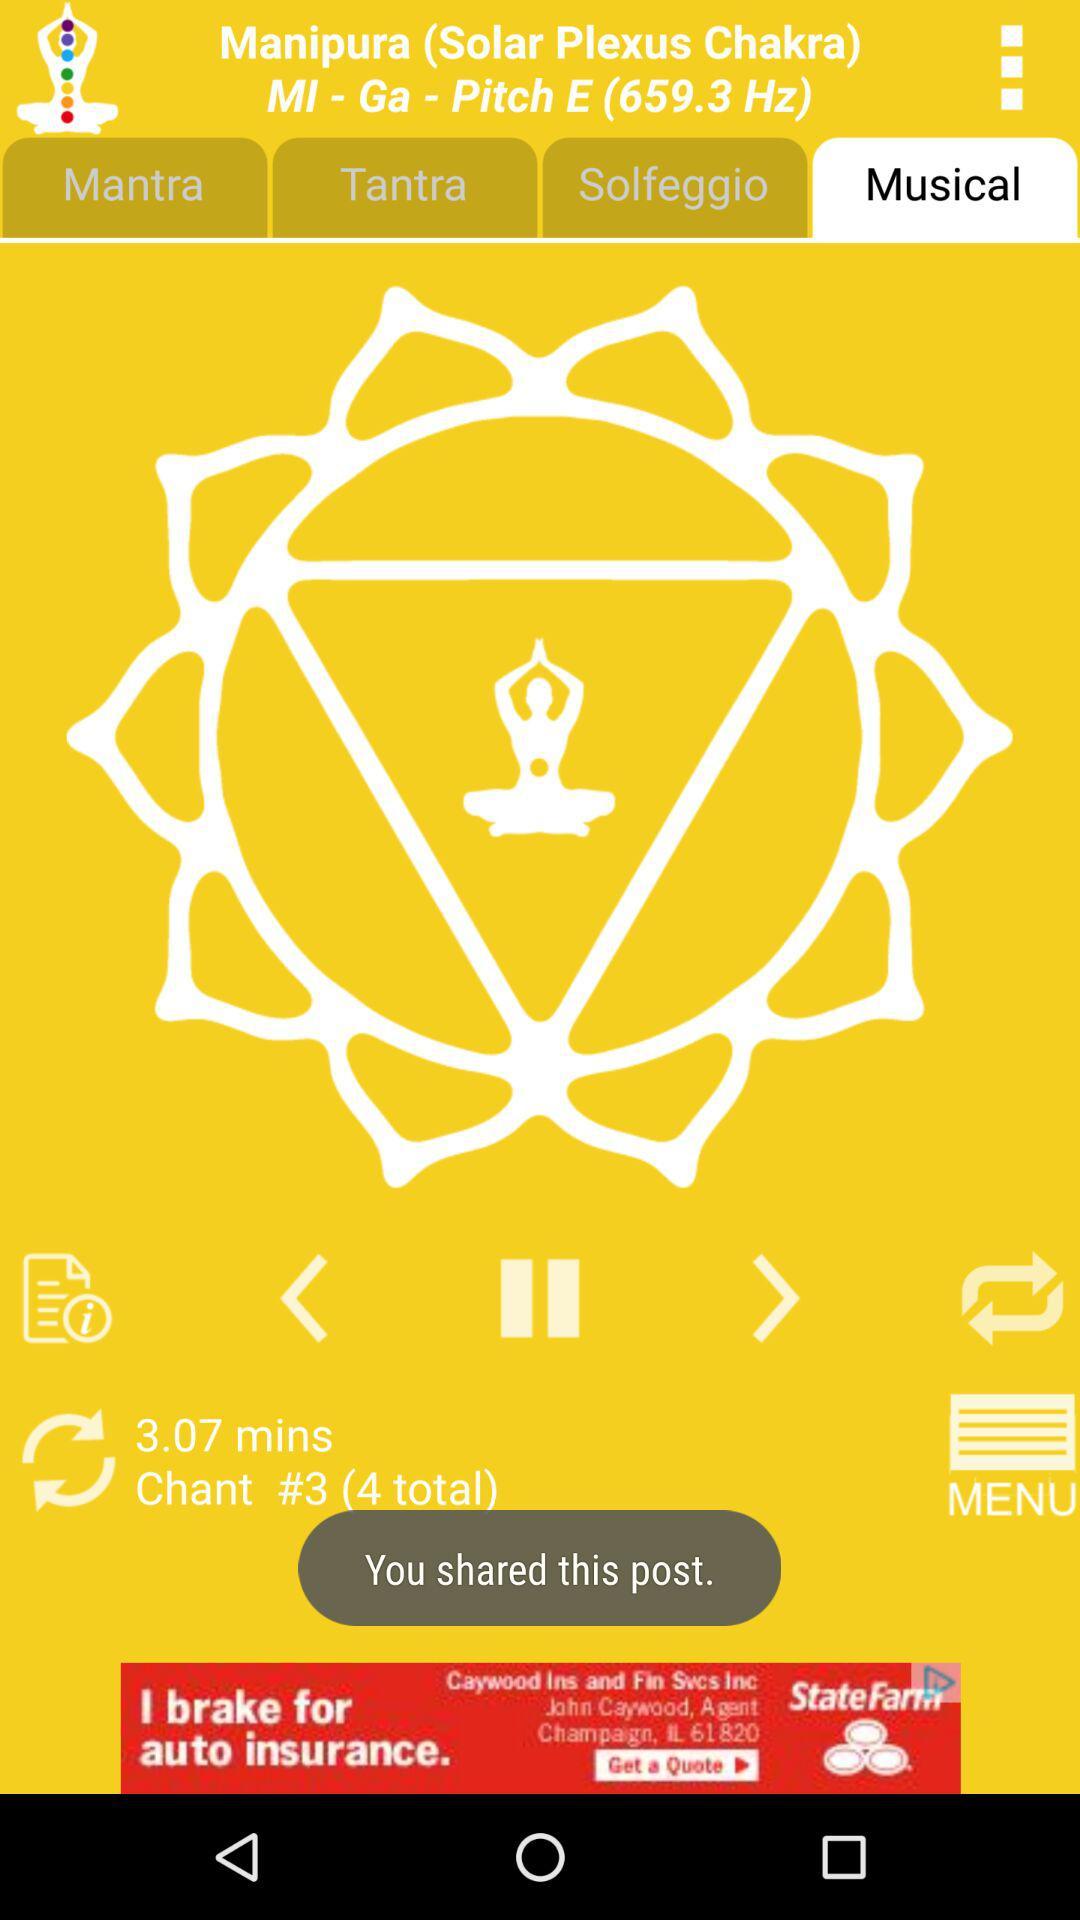 The width and height of the screenshot is (1080, 1920). What do you see at coordinates (775, 1298) in the screenshot?
I see `go next` at bounding box center [775, 1298].